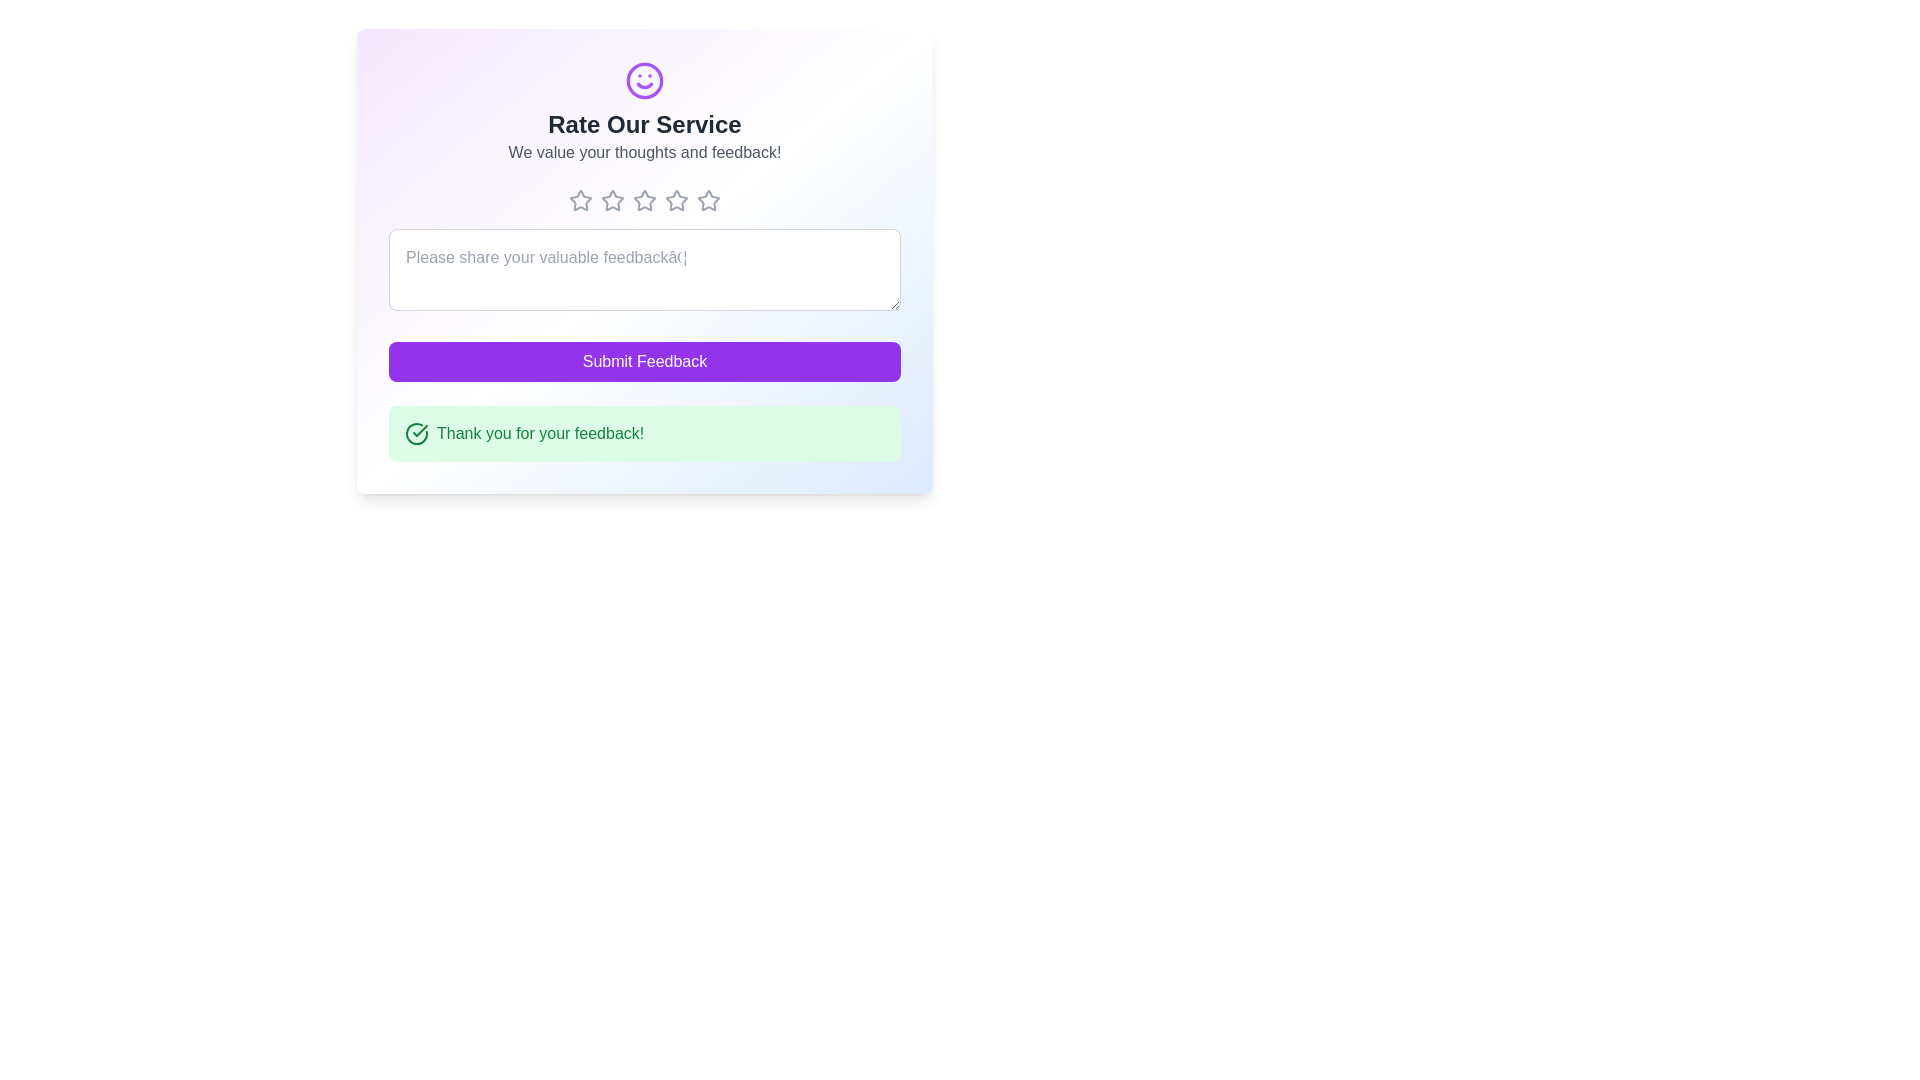  Describe the element at coordinates (644, 270) in the screenshot. I see `the text input box with placeholder text 'Please share your valuable feedback…'` at that location.